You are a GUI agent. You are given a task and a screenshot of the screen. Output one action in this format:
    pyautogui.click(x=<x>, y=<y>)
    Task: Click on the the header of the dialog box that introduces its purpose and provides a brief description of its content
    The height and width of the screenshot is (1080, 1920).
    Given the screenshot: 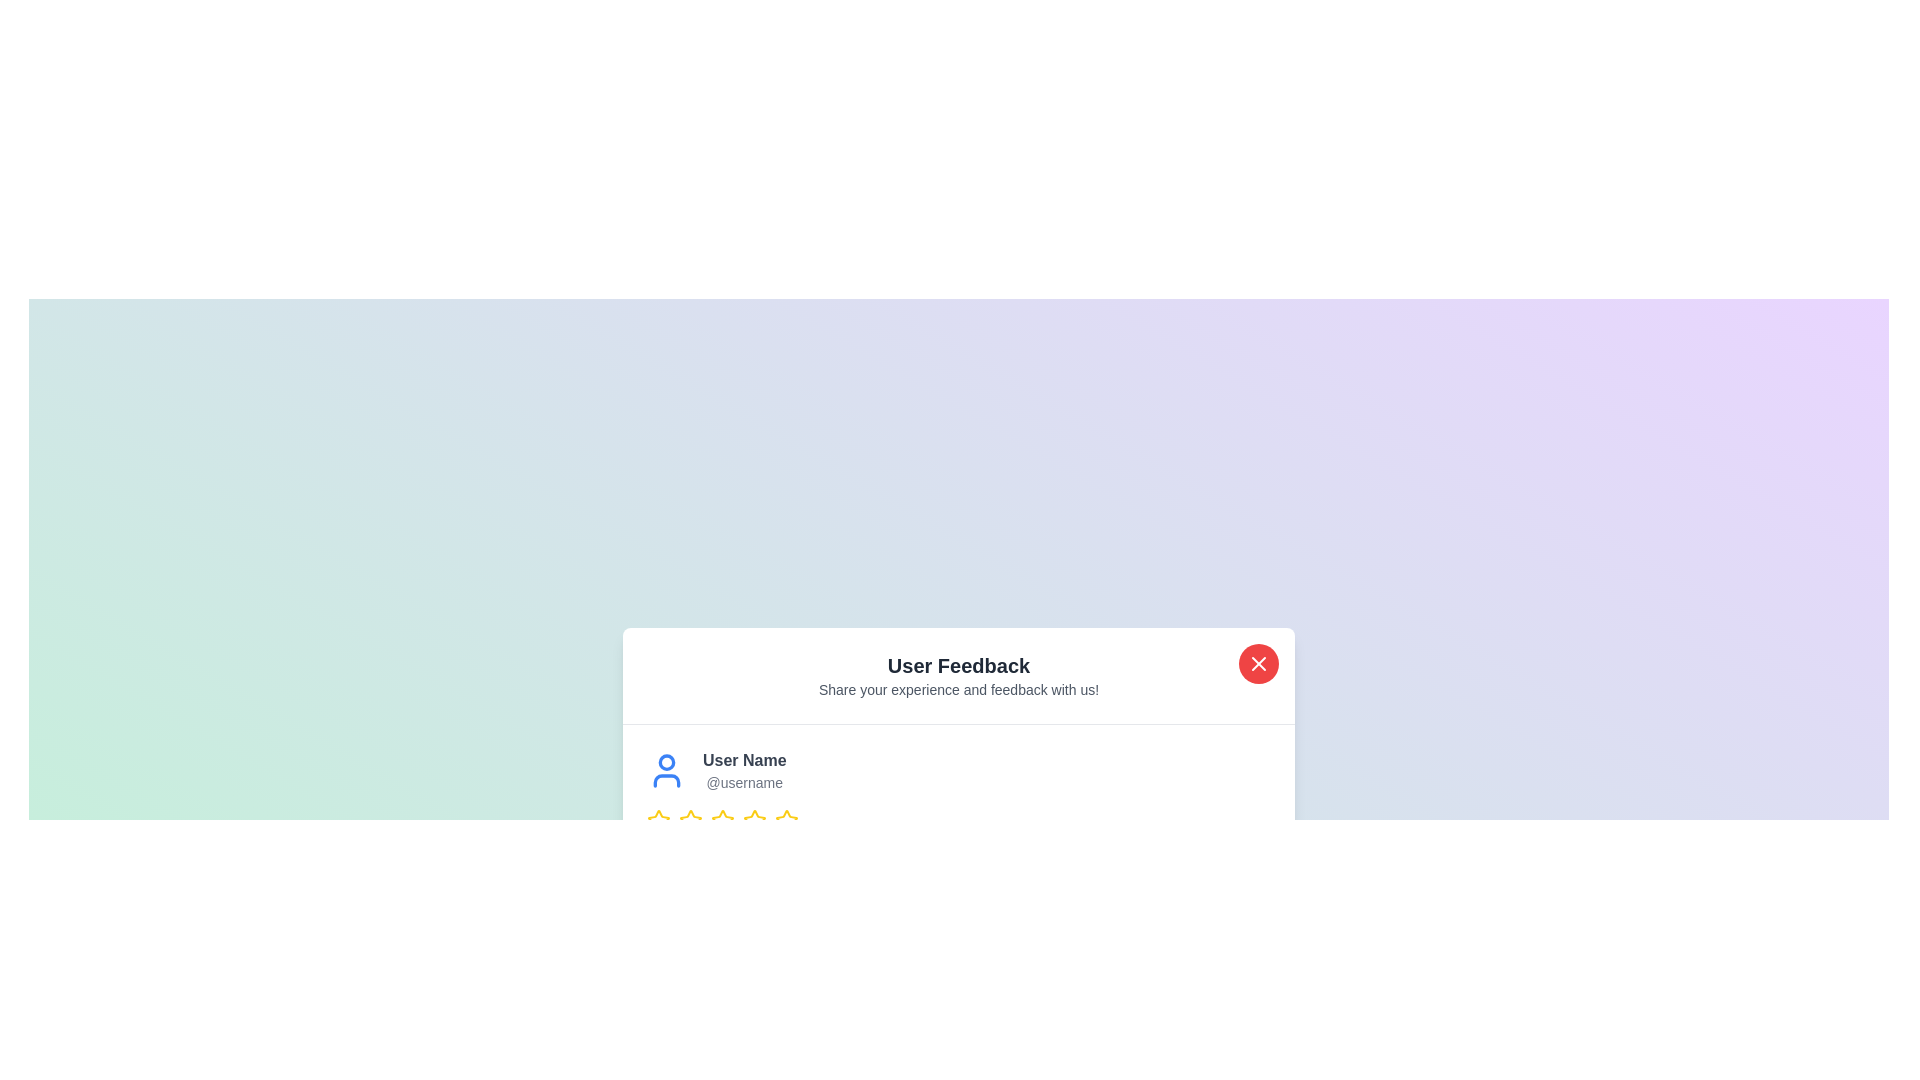 What is the action you would take?
    pyautogui.click(x=958, y=675)
    